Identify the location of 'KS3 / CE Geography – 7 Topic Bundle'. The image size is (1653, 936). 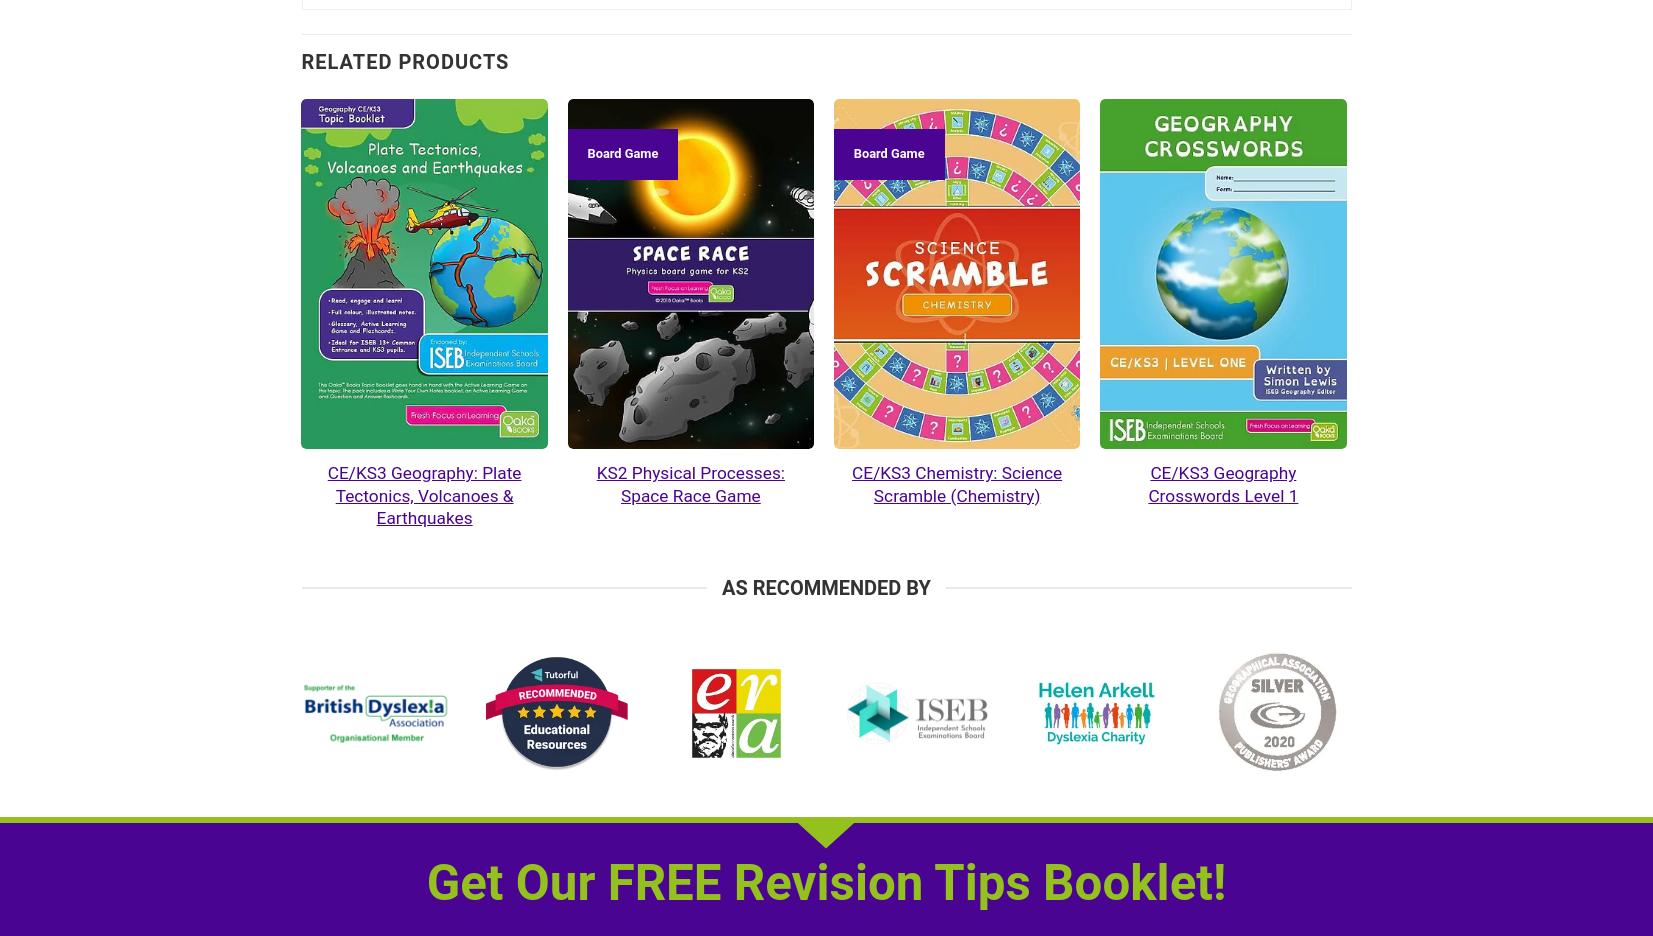
(157, 483).